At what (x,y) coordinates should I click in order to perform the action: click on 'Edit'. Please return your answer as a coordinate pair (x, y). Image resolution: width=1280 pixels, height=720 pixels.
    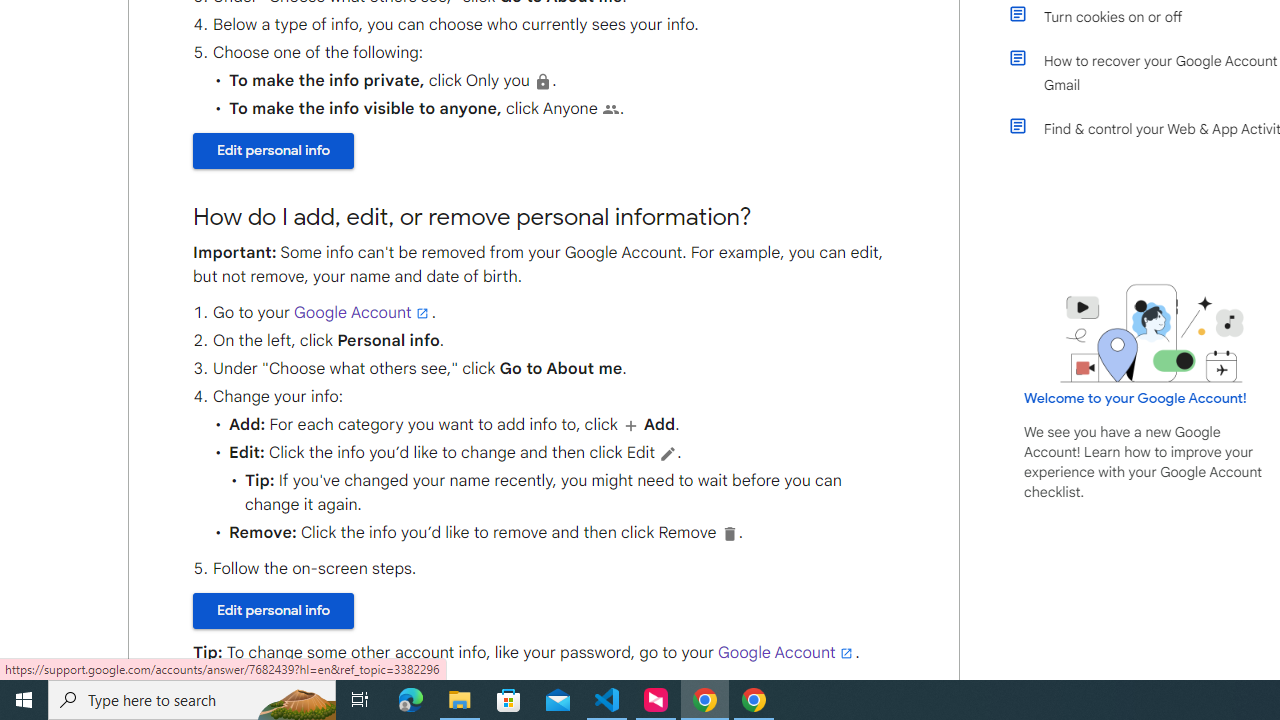
    Looking at the image, I should click on (668, 453).